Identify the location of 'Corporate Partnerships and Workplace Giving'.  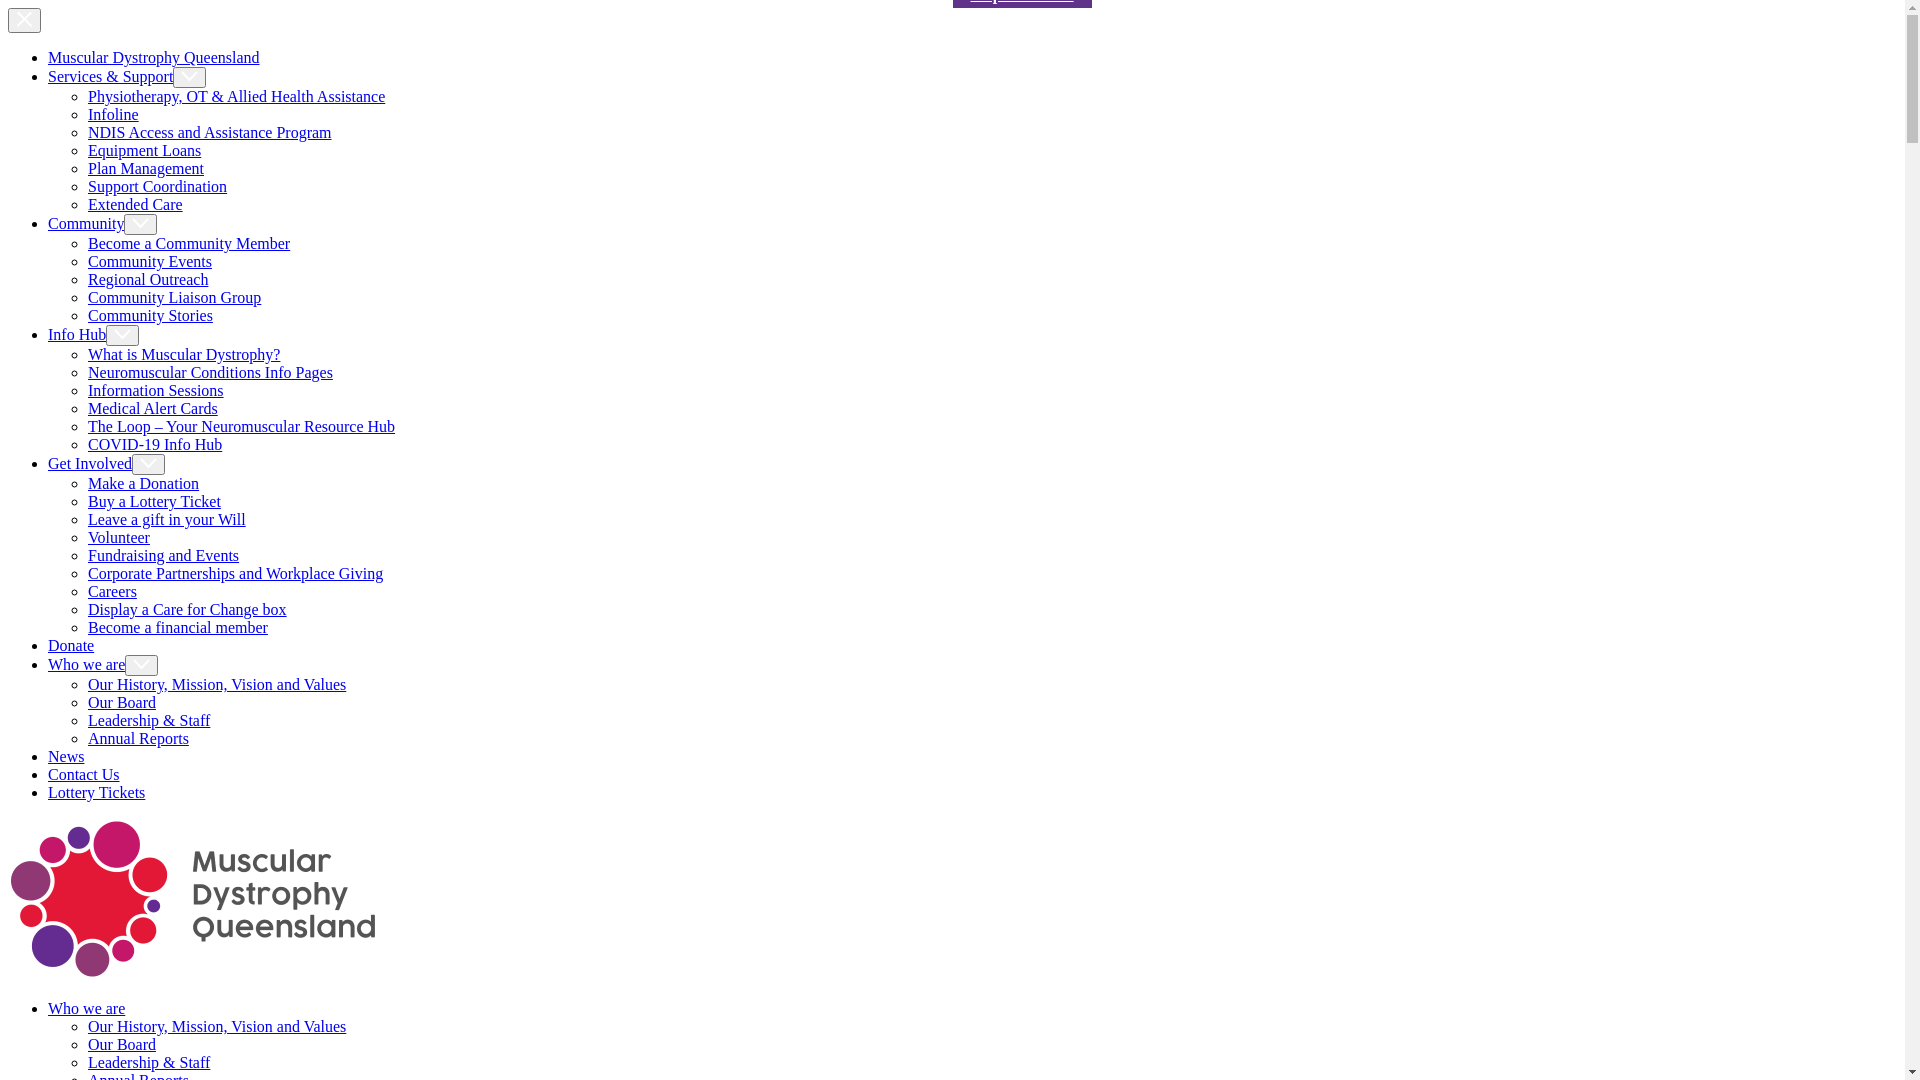
(235, 573).